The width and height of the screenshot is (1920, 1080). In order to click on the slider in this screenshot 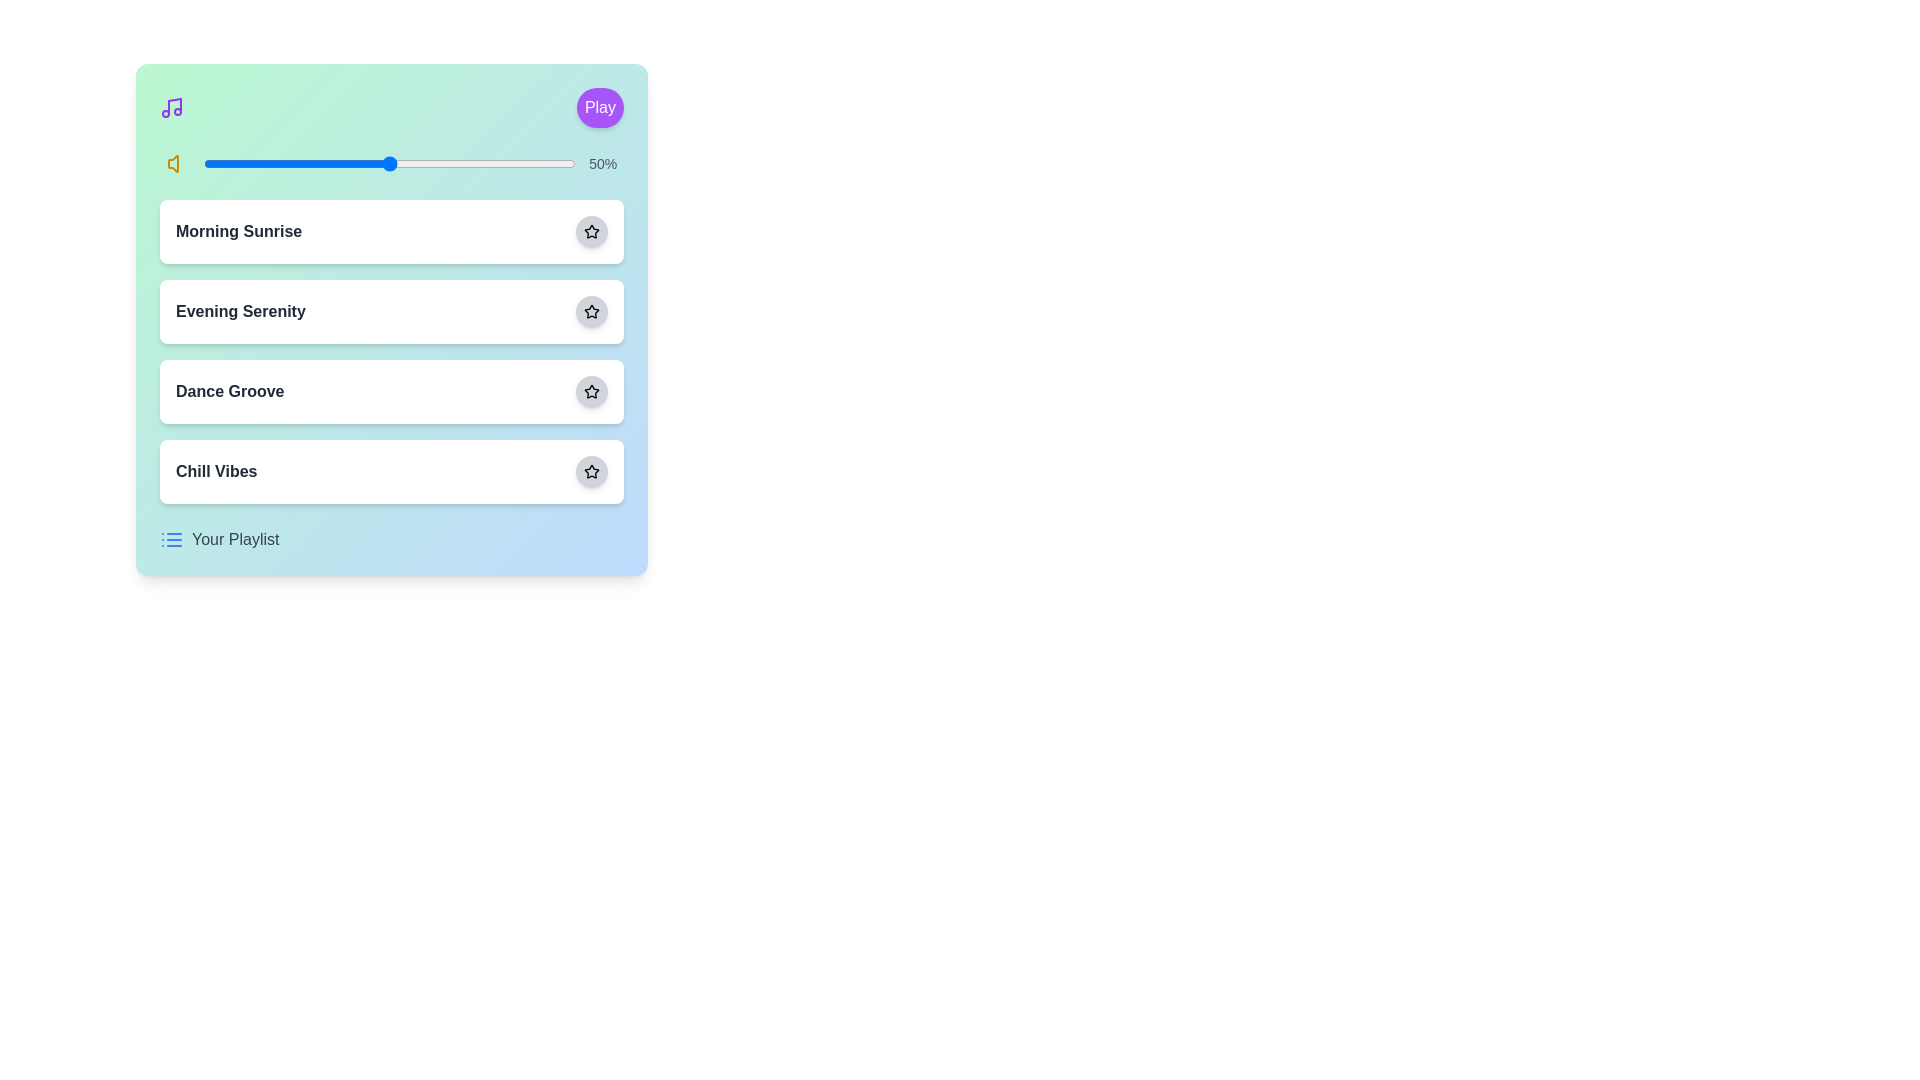, I will do `click(448, 163)`.